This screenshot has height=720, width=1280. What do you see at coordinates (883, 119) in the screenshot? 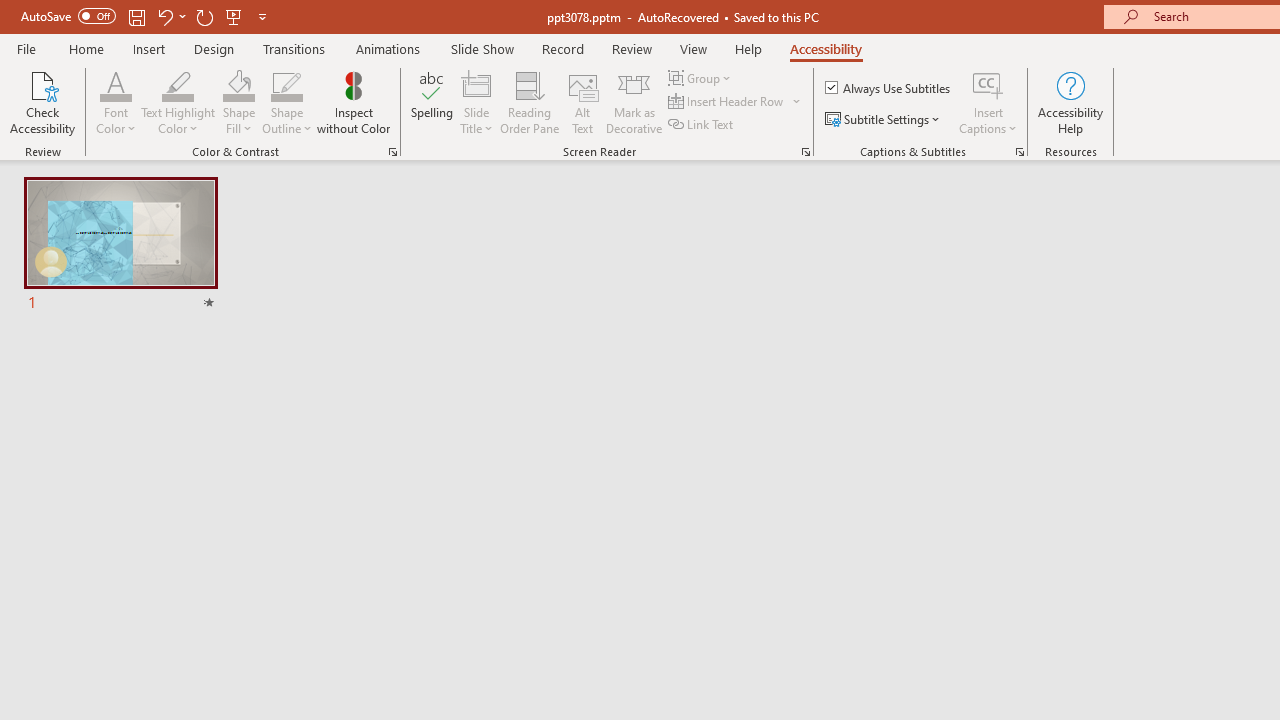
I see `'Subtitle Settings'` at bounding box center [883, 119].